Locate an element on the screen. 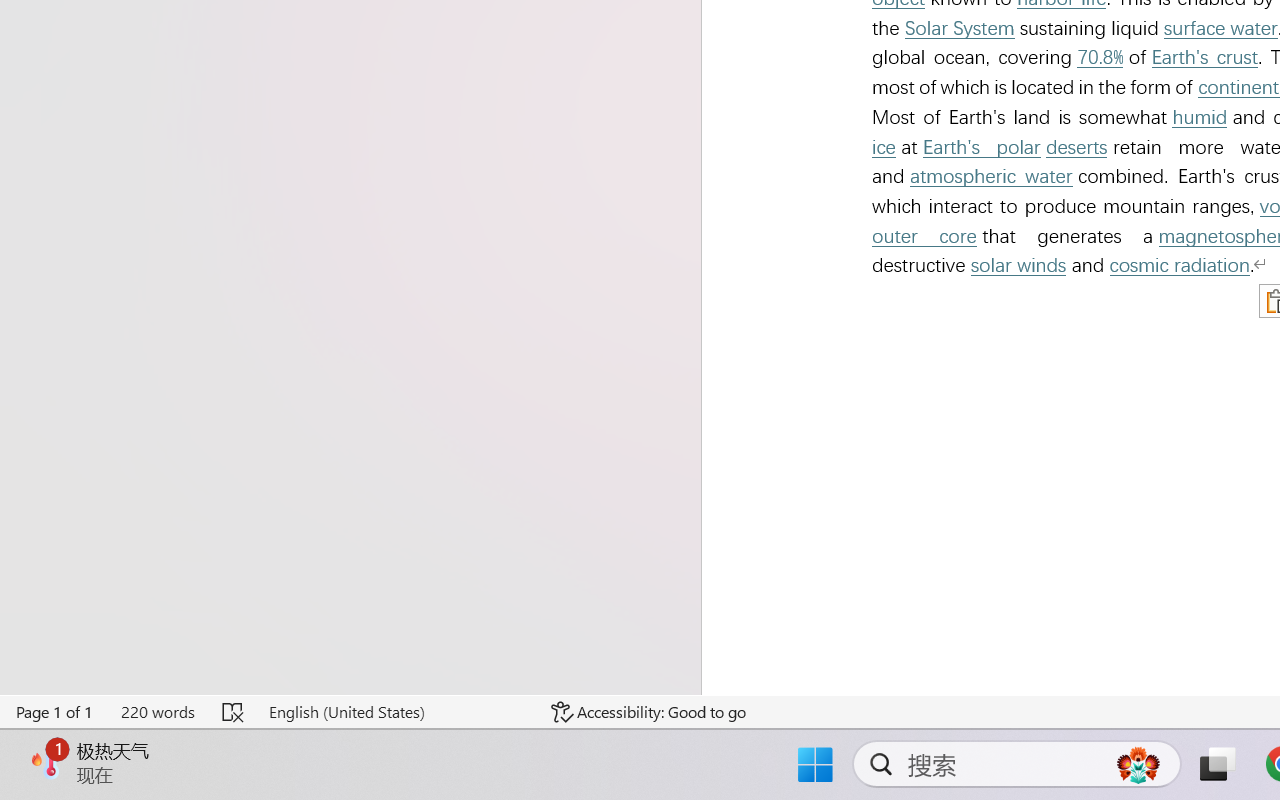 The width and height of the screenshot is (1280, 800). 'surface water' is located at coordinates (1219, 28).